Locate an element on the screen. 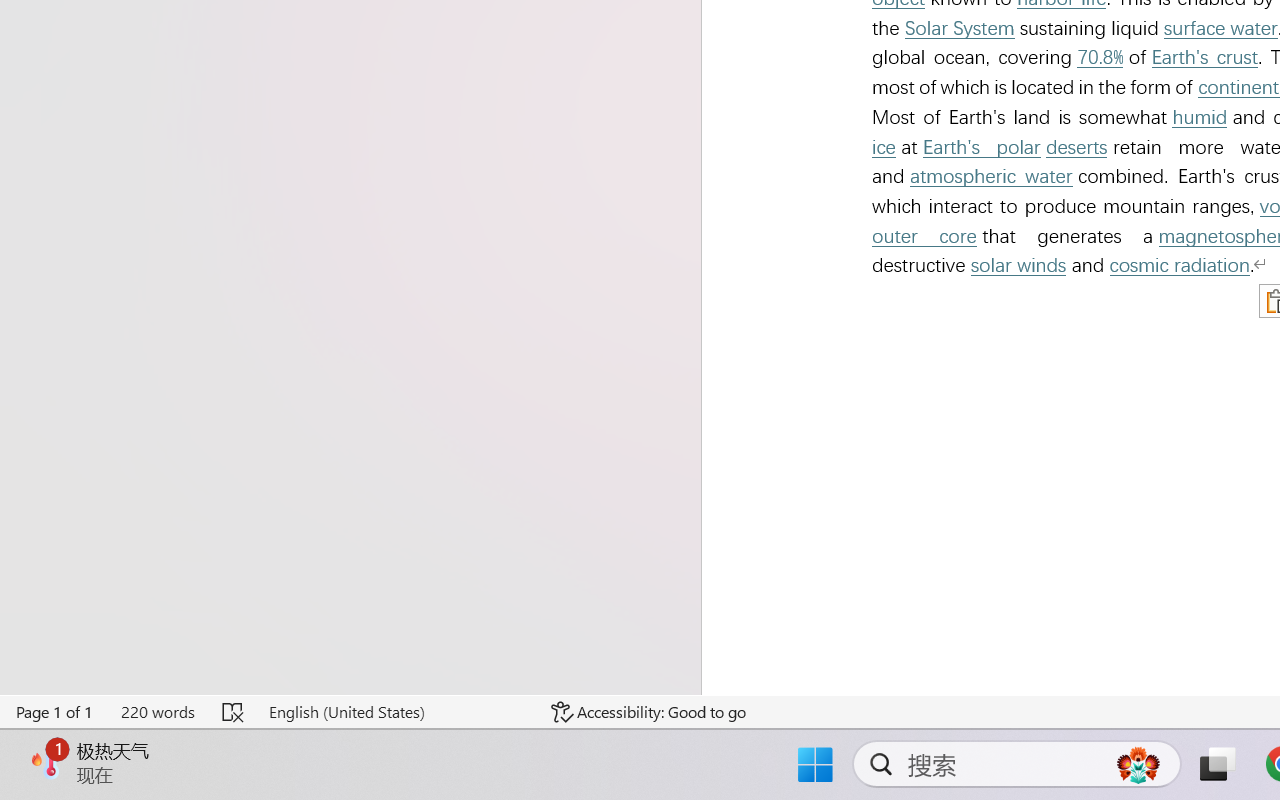 The width and height of the screenshot is (1280, 800). 'surface water' is located at coordinates (1219, 28).